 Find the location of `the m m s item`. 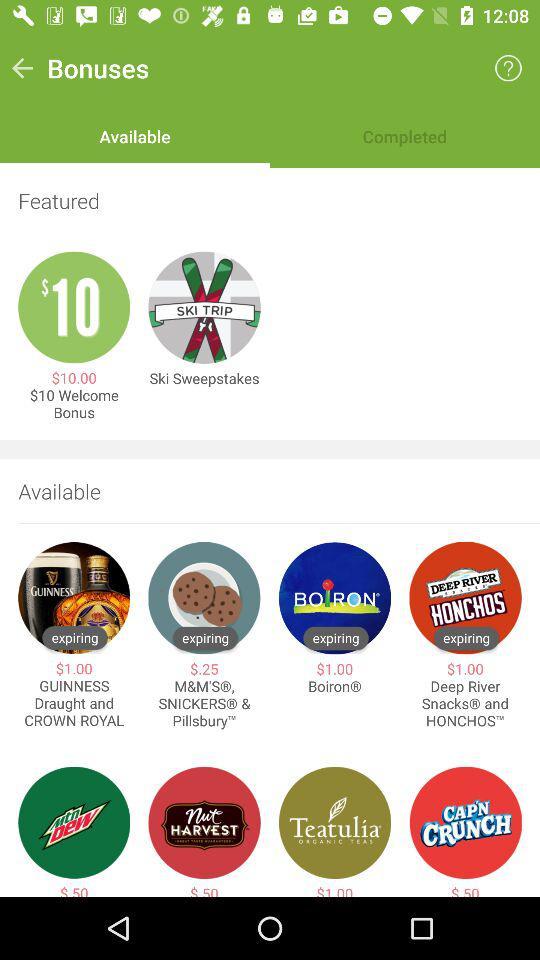

the m m s item is located at coordinates (203, 704).